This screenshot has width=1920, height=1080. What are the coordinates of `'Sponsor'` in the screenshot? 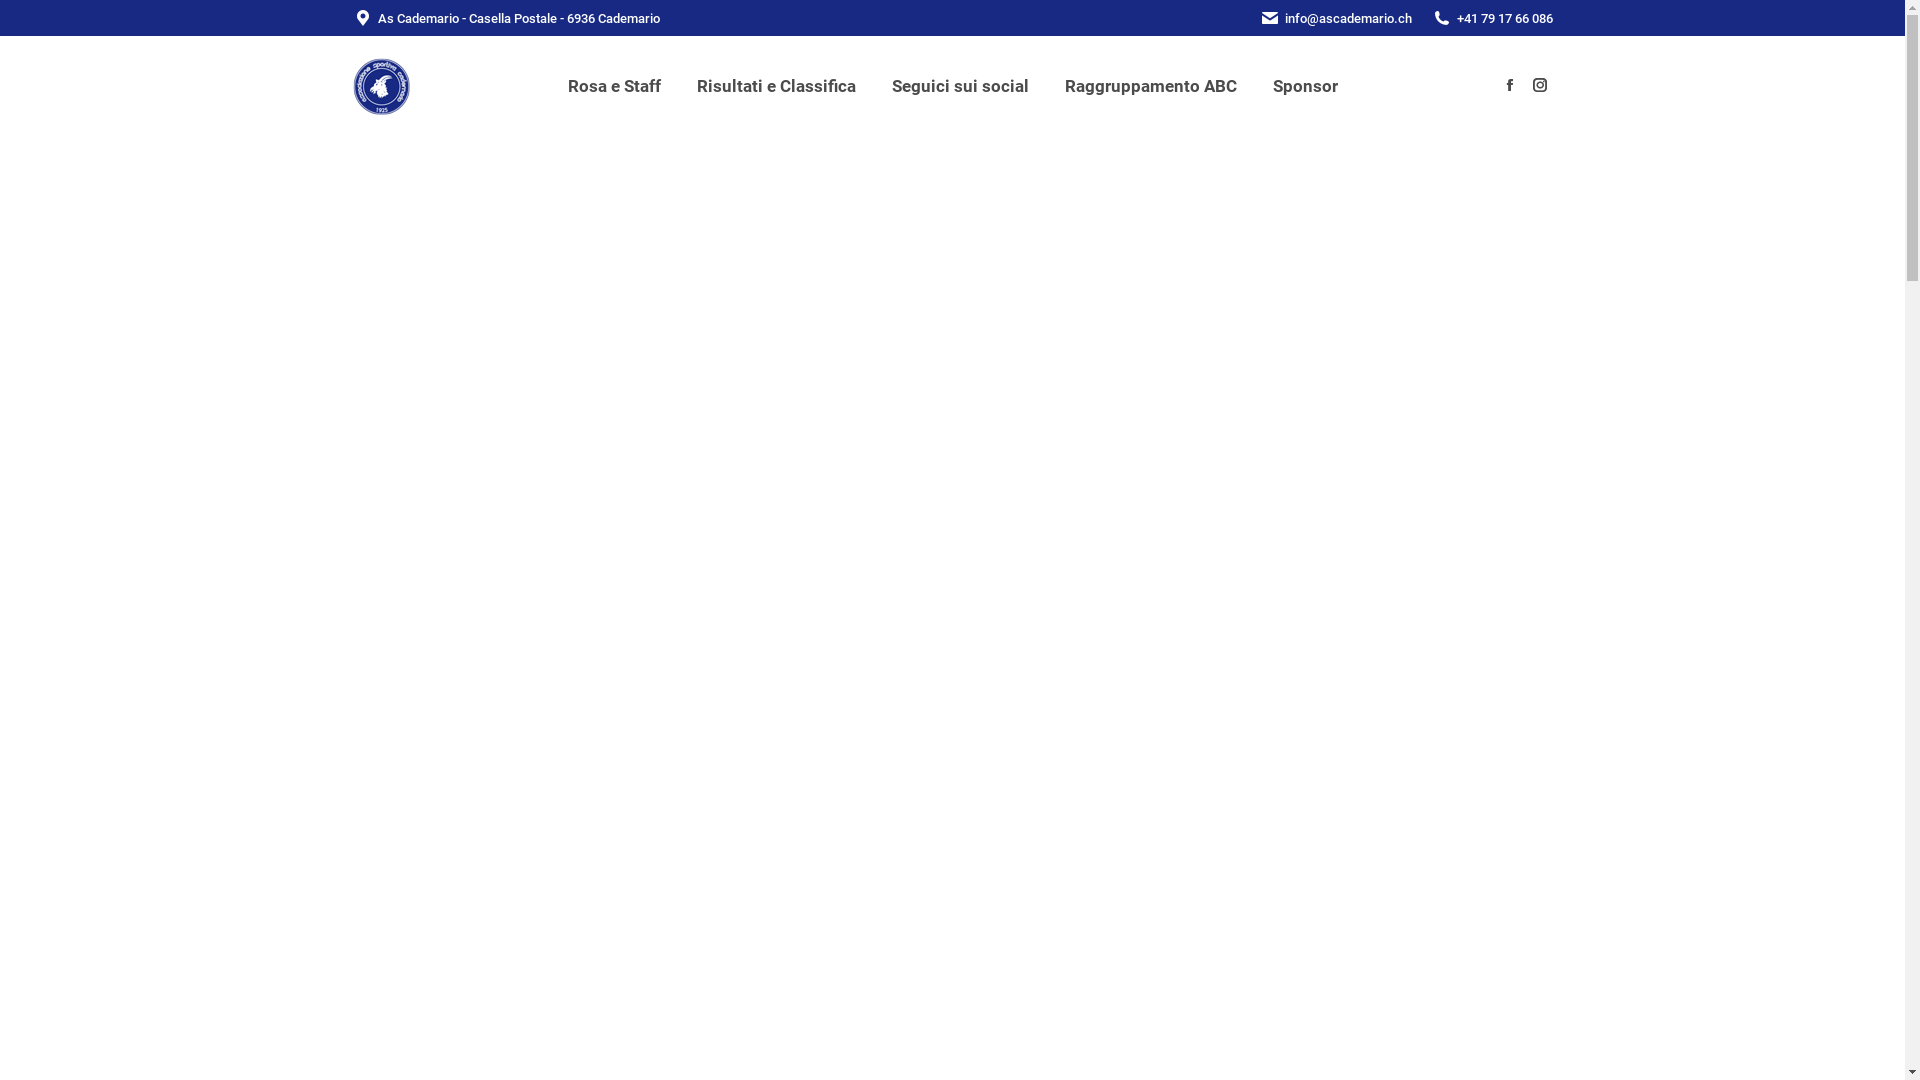 It's located at (1305, 84).